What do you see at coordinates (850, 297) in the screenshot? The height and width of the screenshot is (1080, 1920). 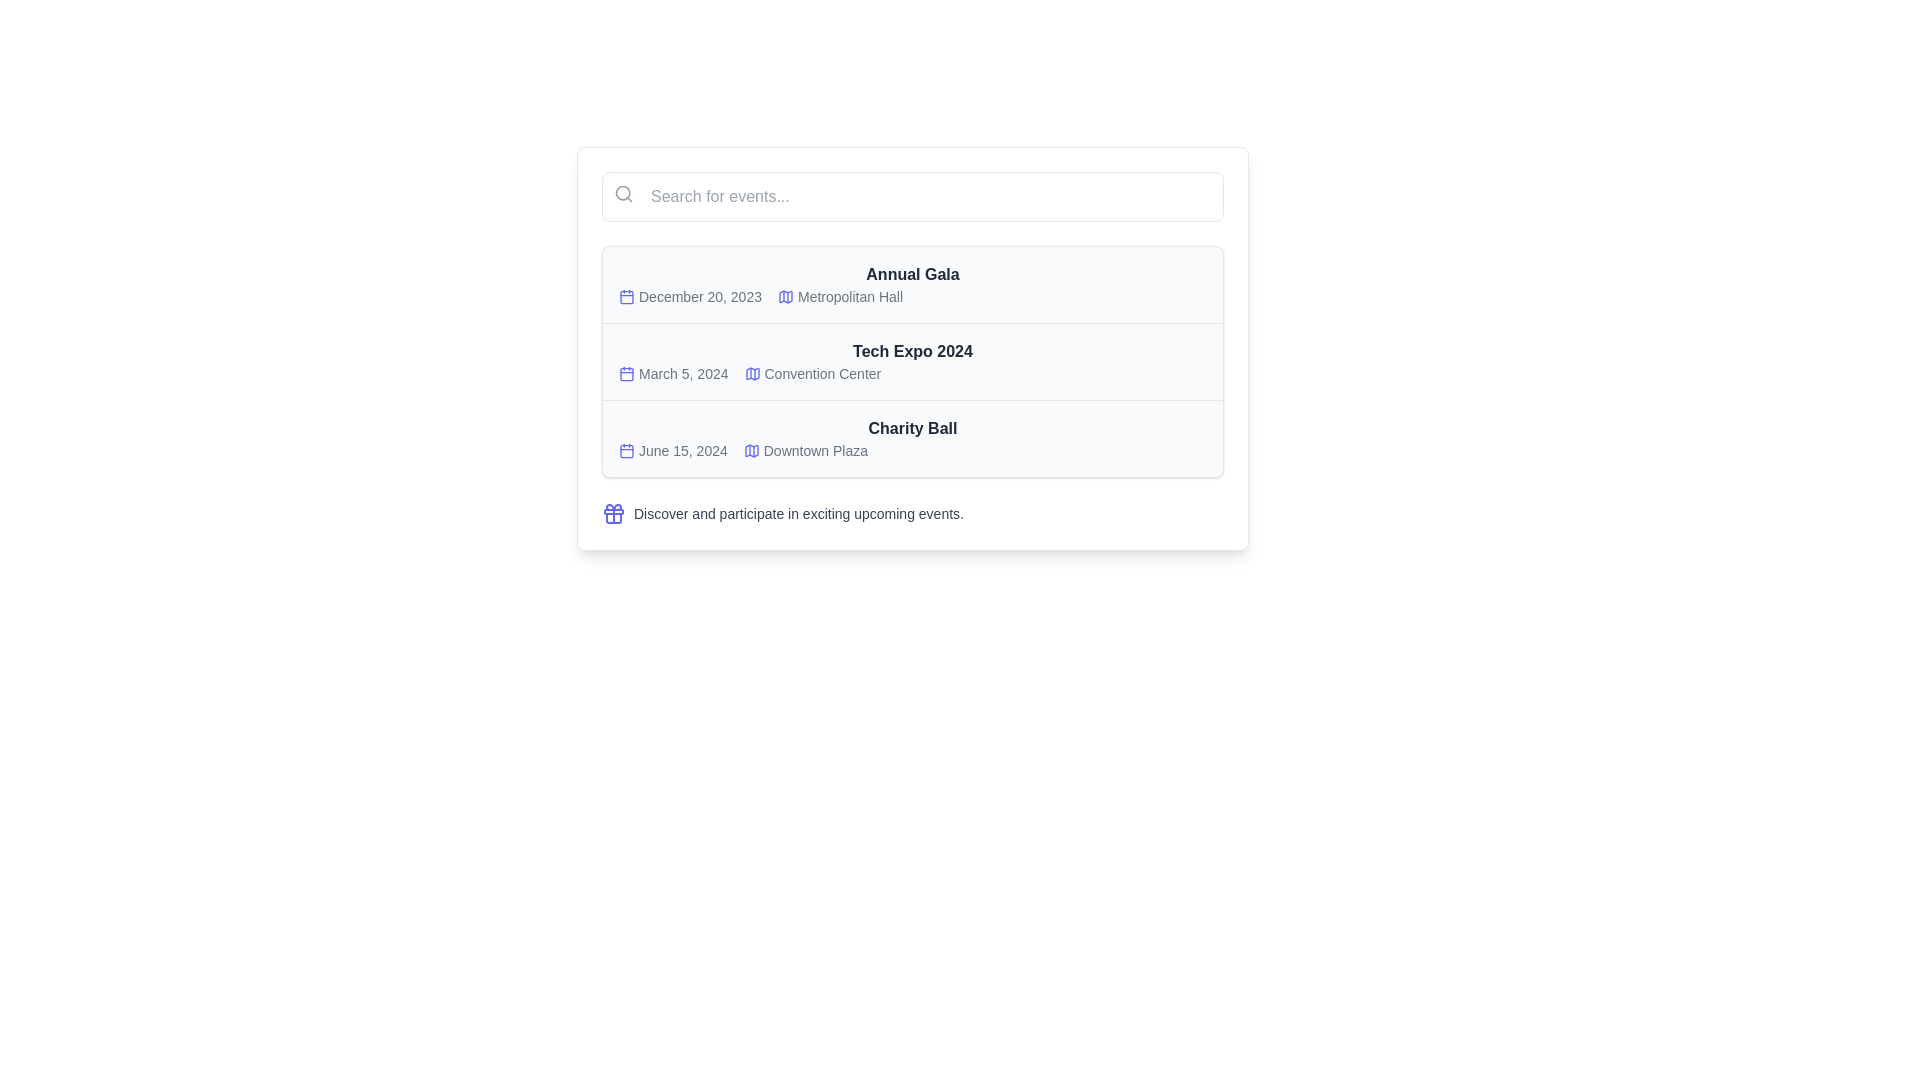 I see `the text label 'Metropolitan Hall', which is part of the first event in the list under the header 'Annual Gala'` at bounding box center [850, 297].